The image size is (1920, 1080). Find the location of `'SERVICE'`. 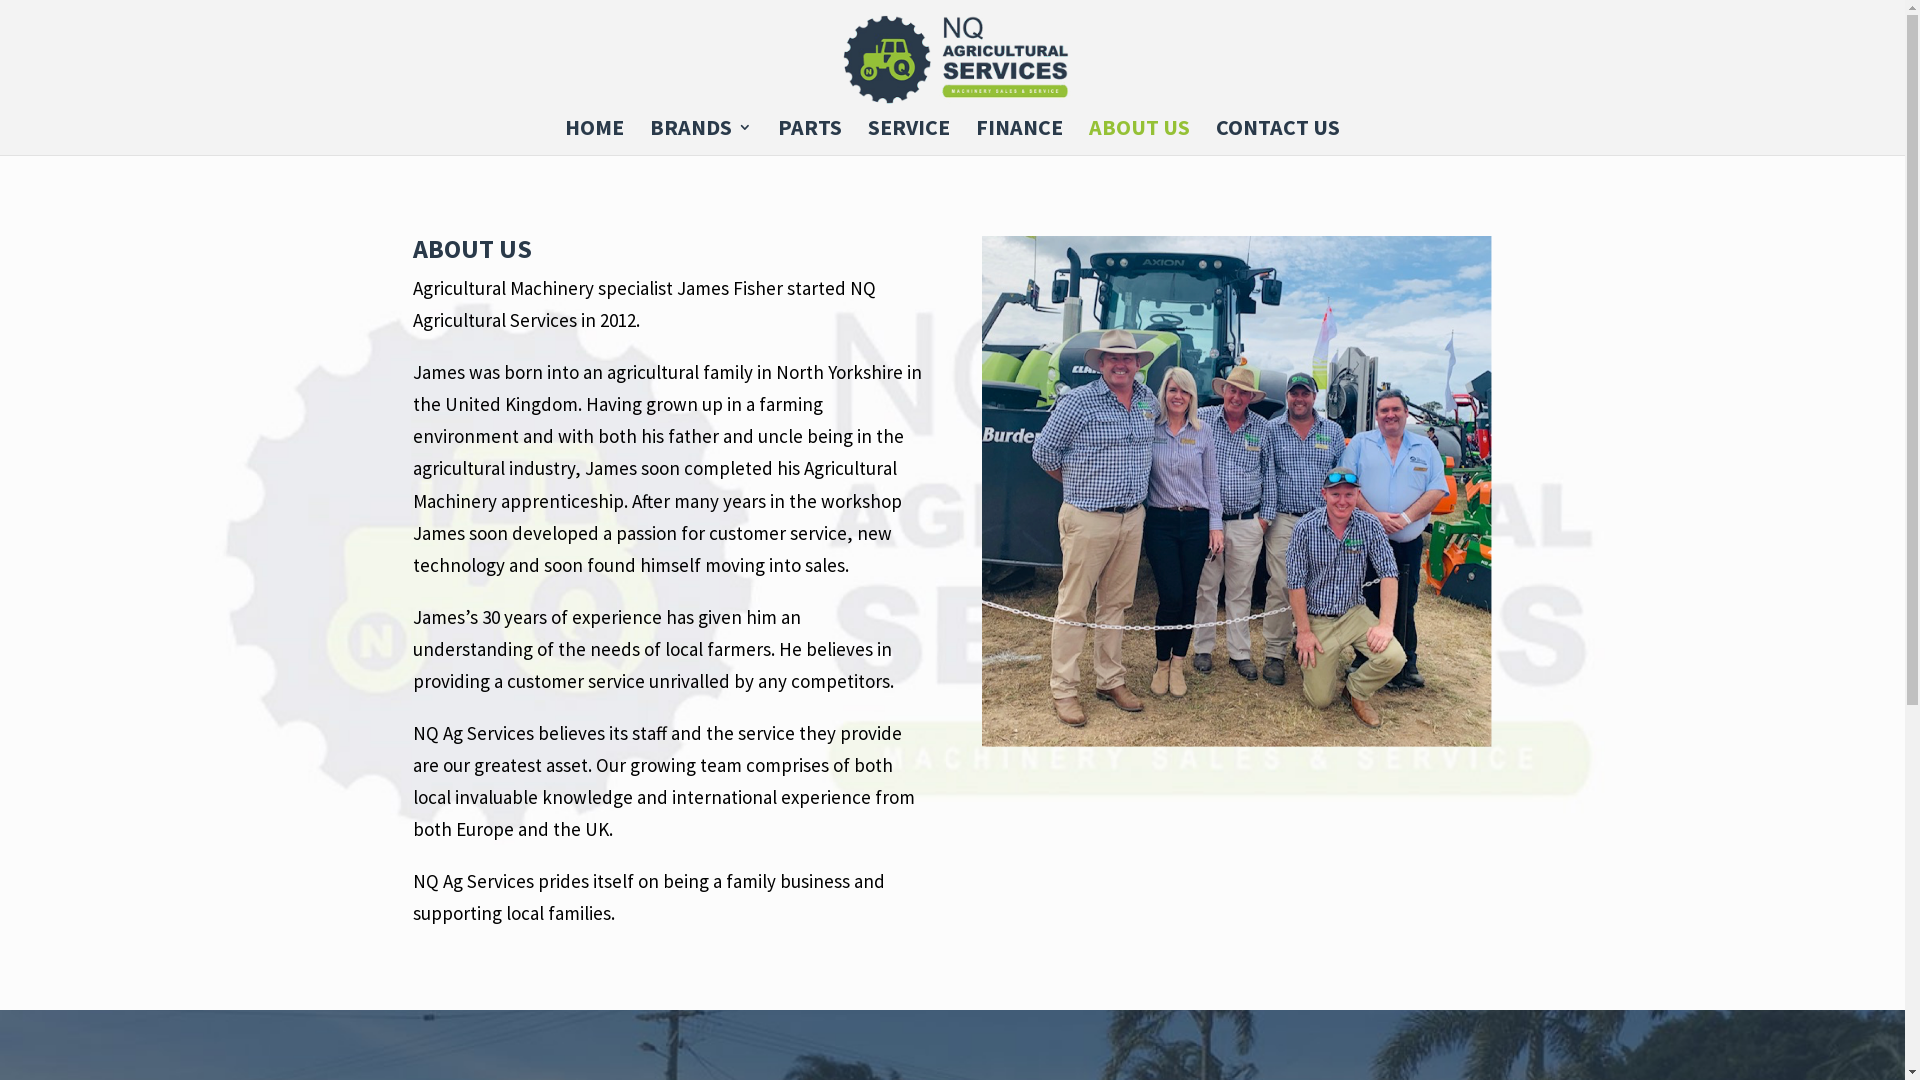

'SERVICE' is located at coordinates (868, 136).